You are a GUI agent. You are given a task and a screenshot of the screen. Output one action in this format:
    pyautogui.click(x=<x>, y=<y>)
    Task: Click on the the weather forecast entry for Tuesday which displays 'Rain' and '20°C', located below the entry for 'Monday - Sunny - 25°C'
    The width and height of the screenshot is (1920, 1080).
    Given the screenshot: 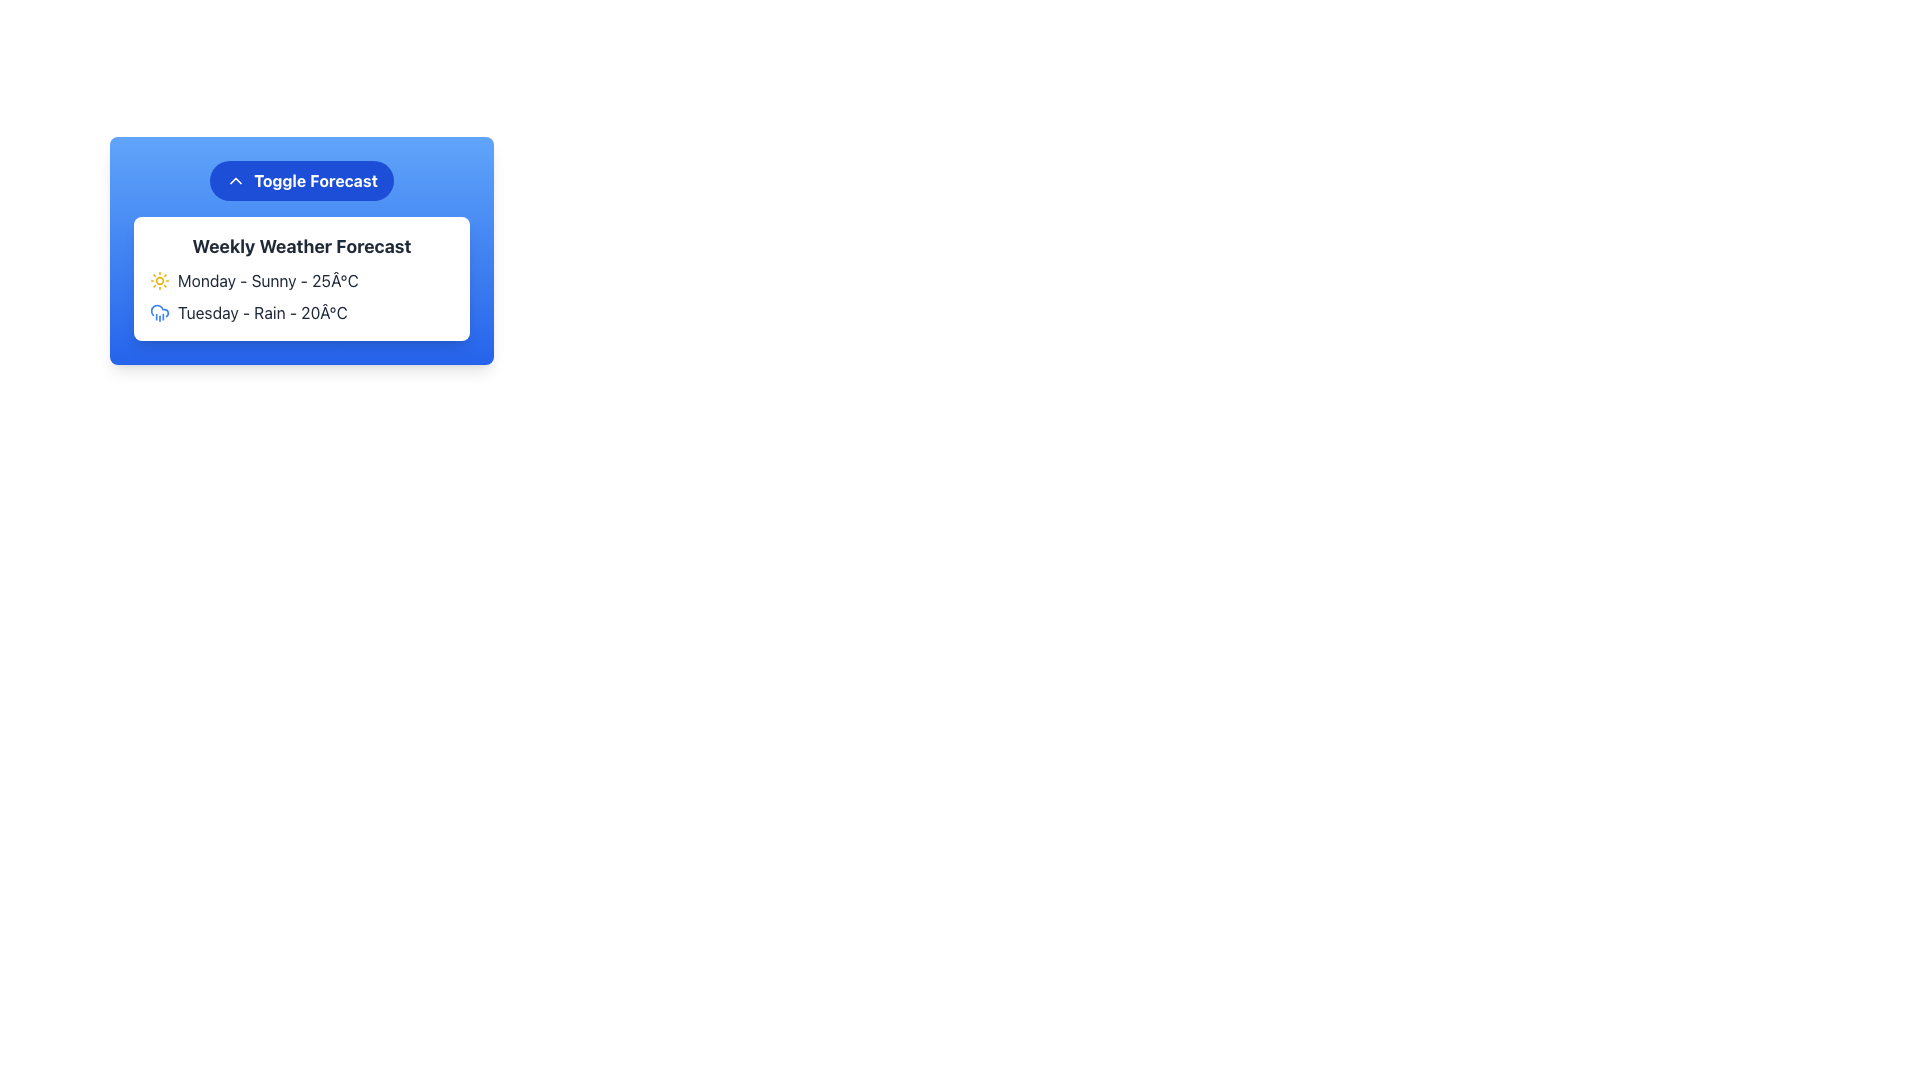 What is the action you would take?
    pyautogui.click(x=301, y=312)
    